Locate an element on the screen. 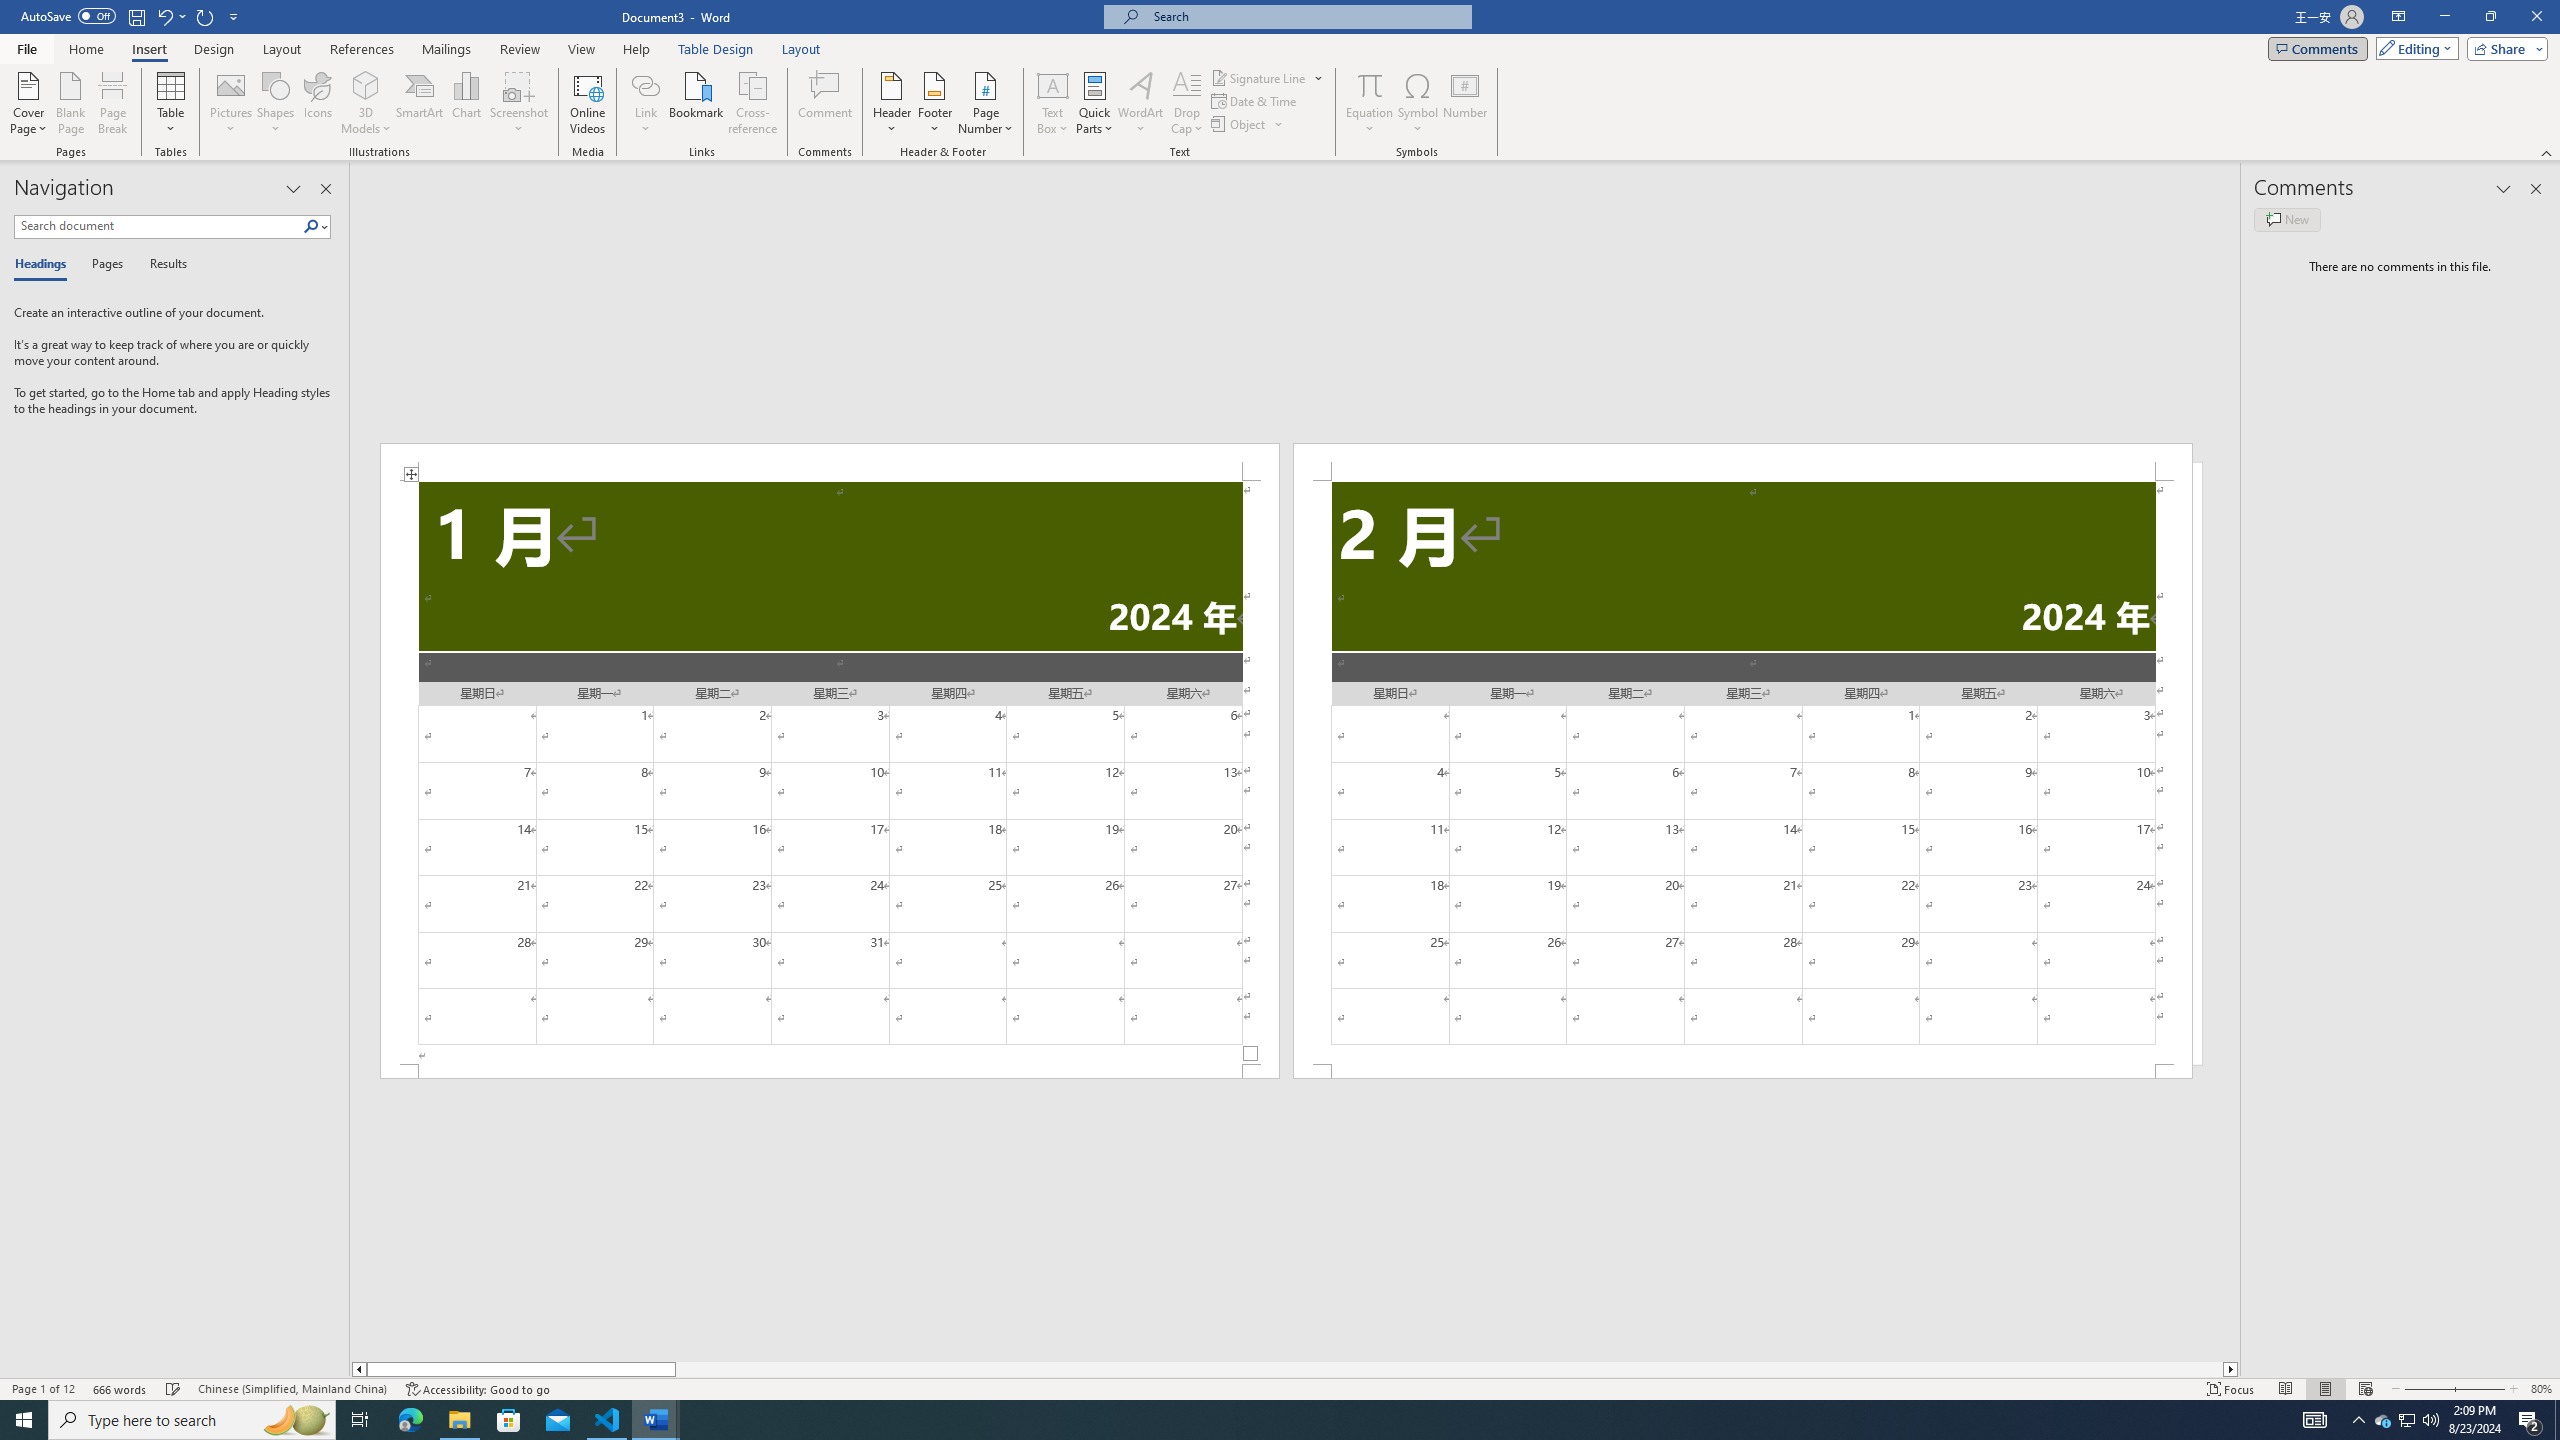 The height and width of the screenshot is (1440, 2560). 'Footer' is located at coordinates (933, 103).